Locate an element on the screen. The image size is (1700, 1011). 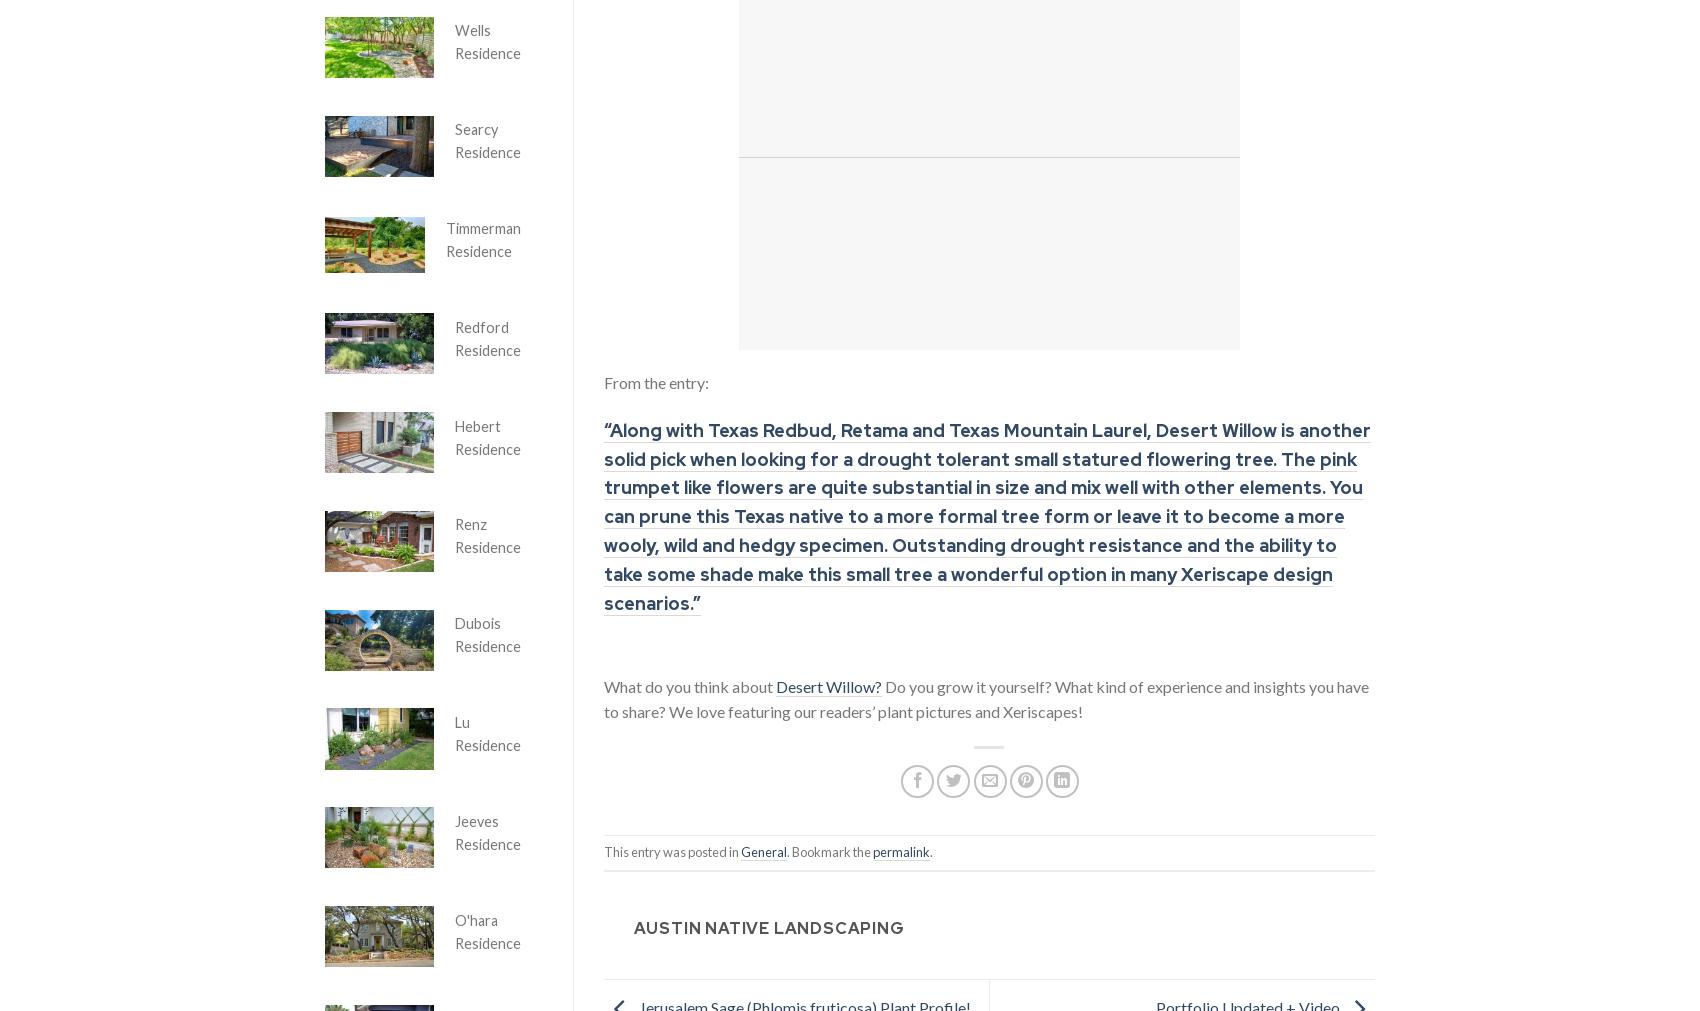
'“Along with Texas Redbud, Retama and Texas Mountain Laurel, Desert Willow is another solid pick when looking for a drought tolerant small statured flowering tree. The pink trumpet like flowers are quite substantial in size and mix well with other elements. You can prune this Texas native to a more formal tree form or leave it to become a more wooly, wild and hedgy specimen. Outstanding drought resistance and the ability to take some shade make this small tree a wonderful option in many Xeriscape design scenarios.”' is located at coordinates (985, 516).